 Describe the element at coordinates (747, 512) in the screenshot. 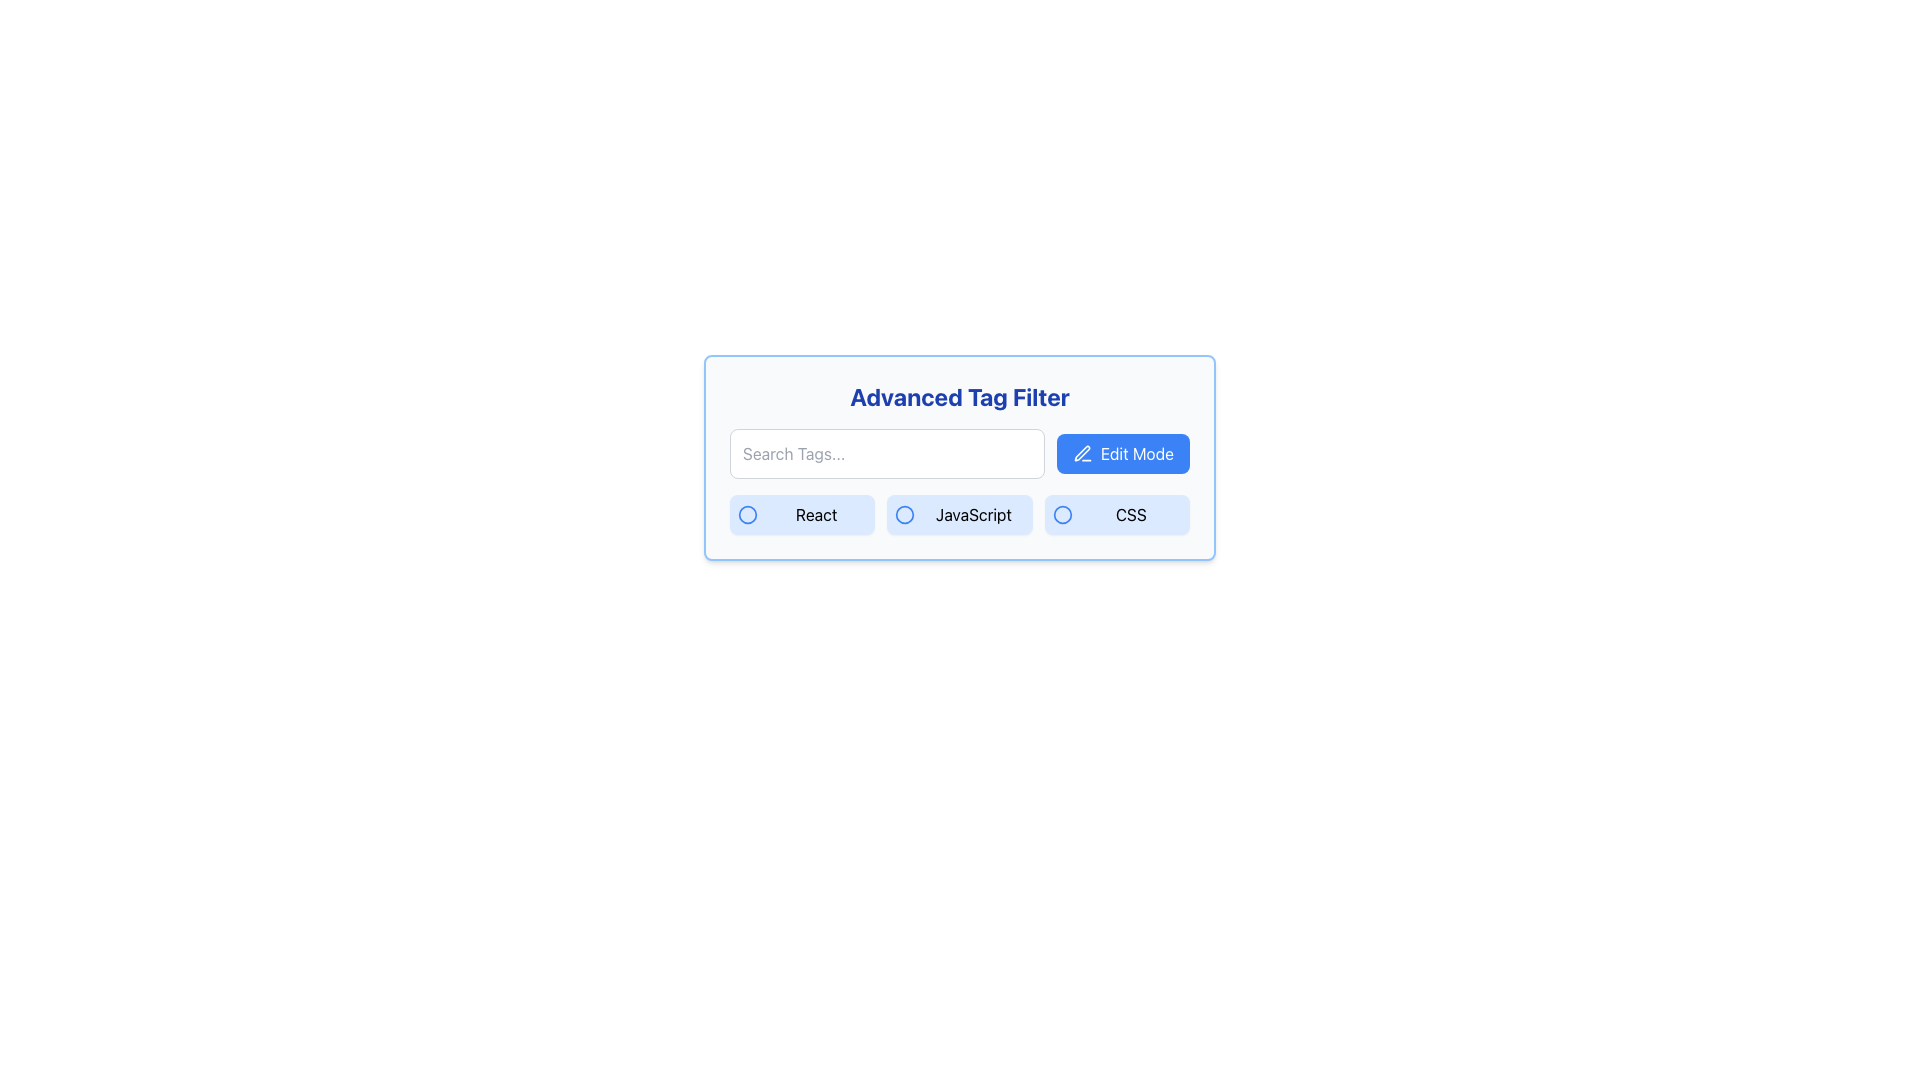

I see `the Circle graphic element that visually represents the React button, providing users with an additional visual cue for interaction` at that location.